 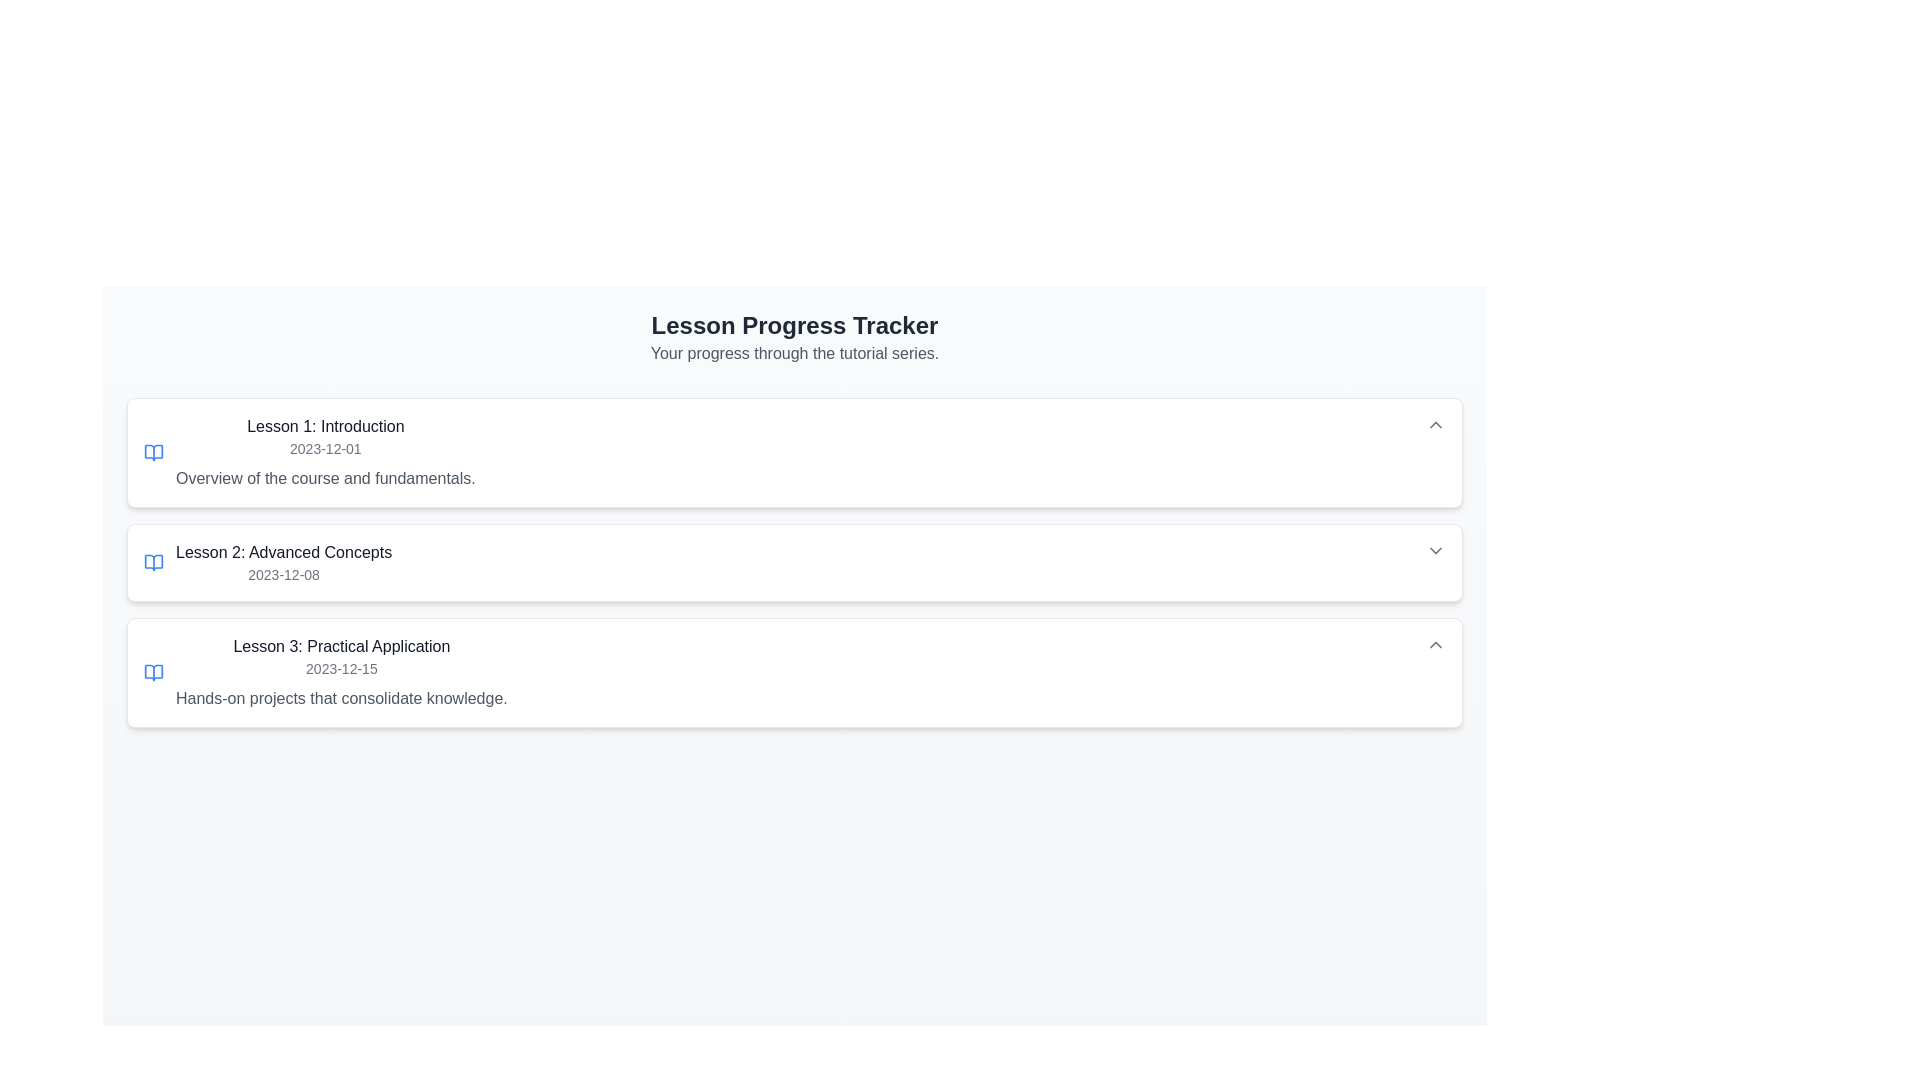 What do you see at coordinates (152, 563) in the screenshot?
I see `the icon representing the lesson in the card labeled 'Lesson 2: Advanced Concepts', located at the leftmost part of the card and aligned with the text` at bounding box center [152, 563].